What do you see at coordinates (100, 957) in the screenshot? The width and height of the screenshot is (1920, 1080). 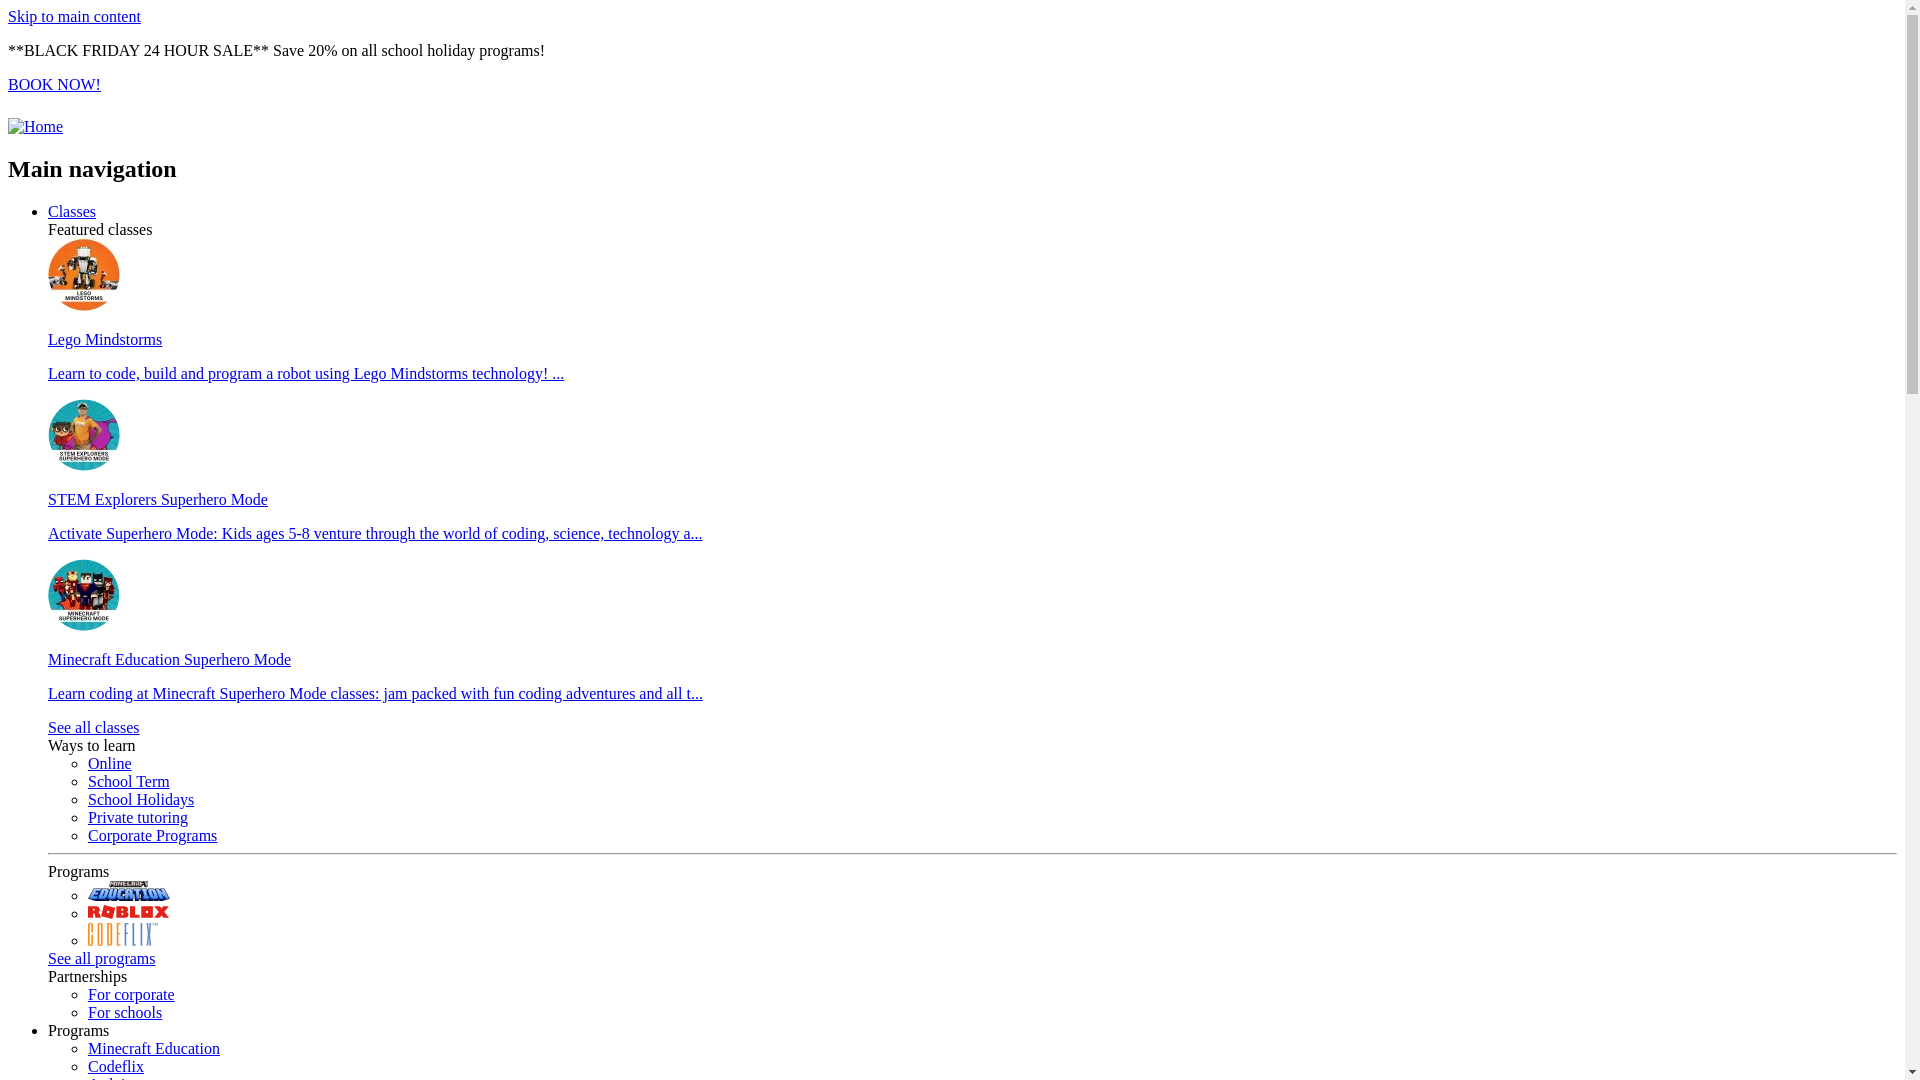 I see `'See all programs'` at bounding box center [100, 957].